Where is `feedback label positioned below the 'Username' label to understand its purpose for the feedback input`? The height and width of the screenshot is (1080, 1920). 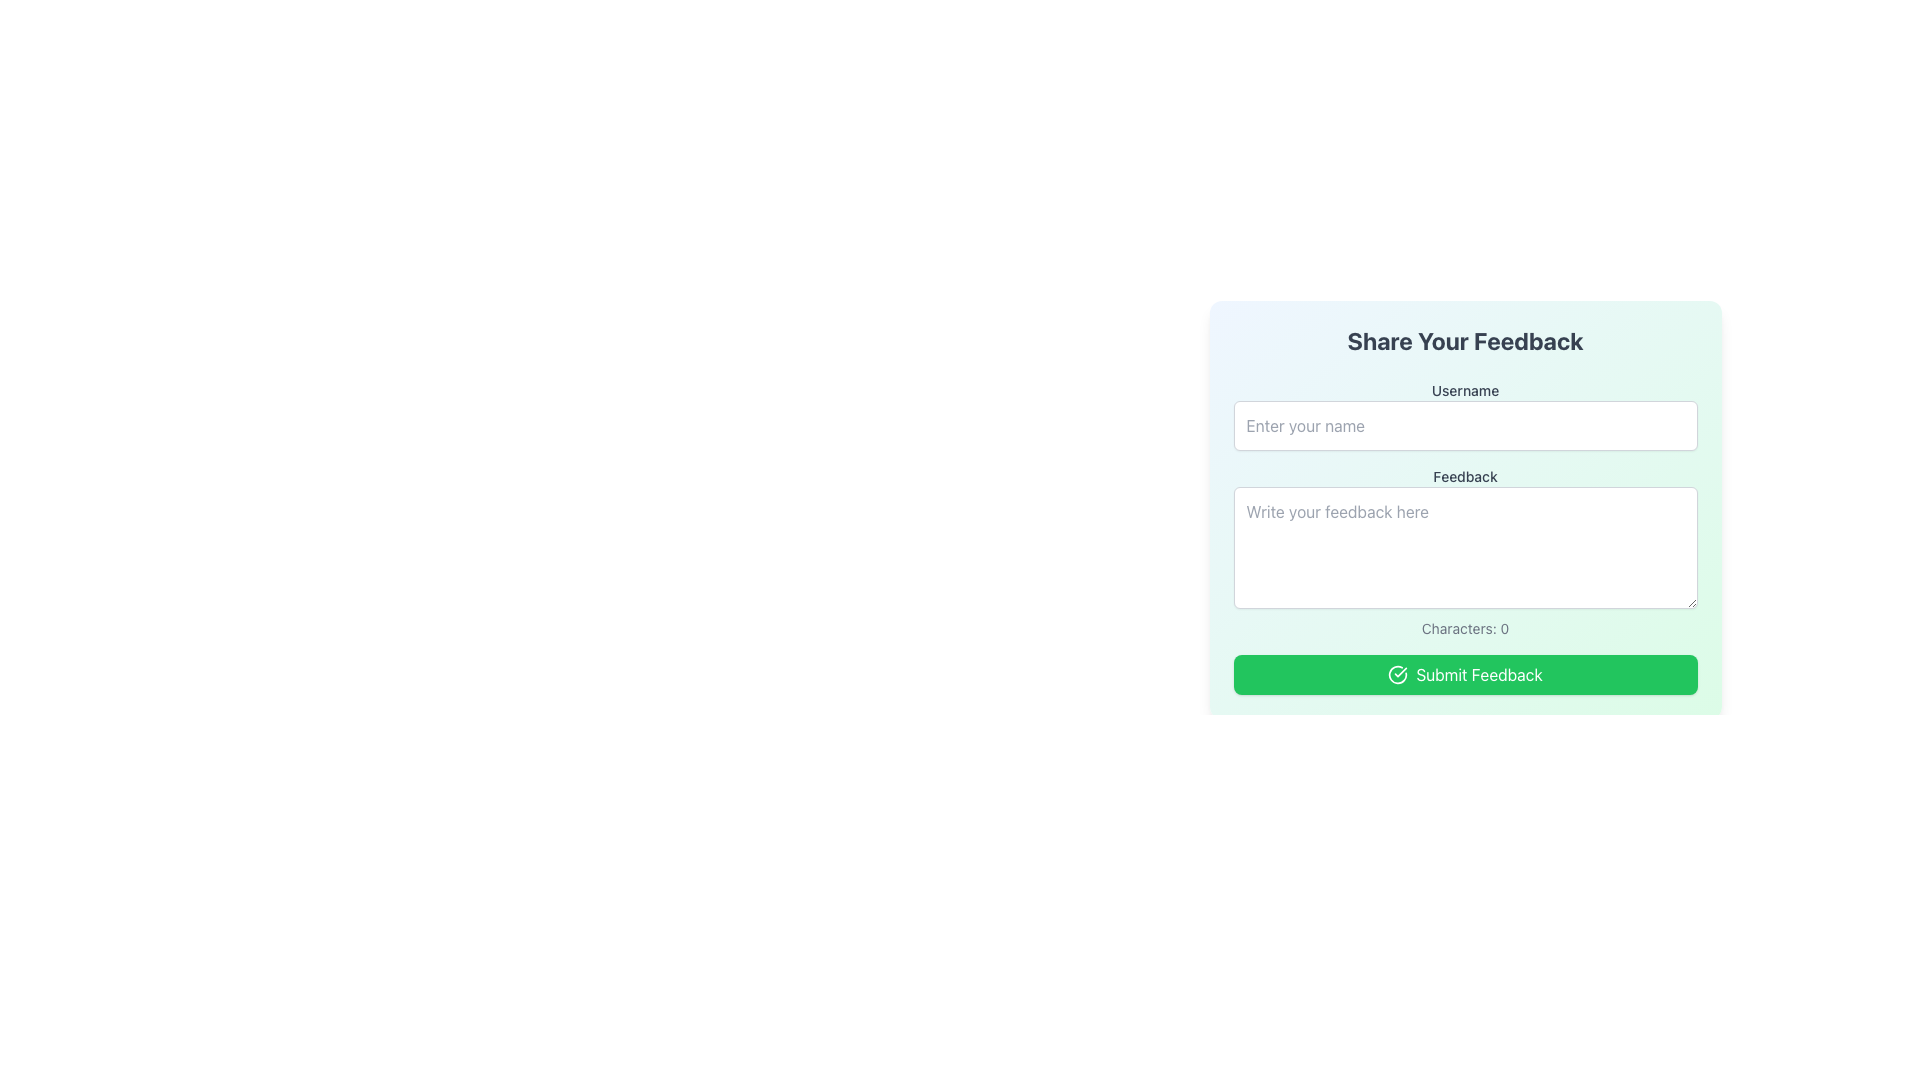 feedback label positioned below the 'Username' label to understand its purpose for the feedback input is located at coordinates (1465, 477).